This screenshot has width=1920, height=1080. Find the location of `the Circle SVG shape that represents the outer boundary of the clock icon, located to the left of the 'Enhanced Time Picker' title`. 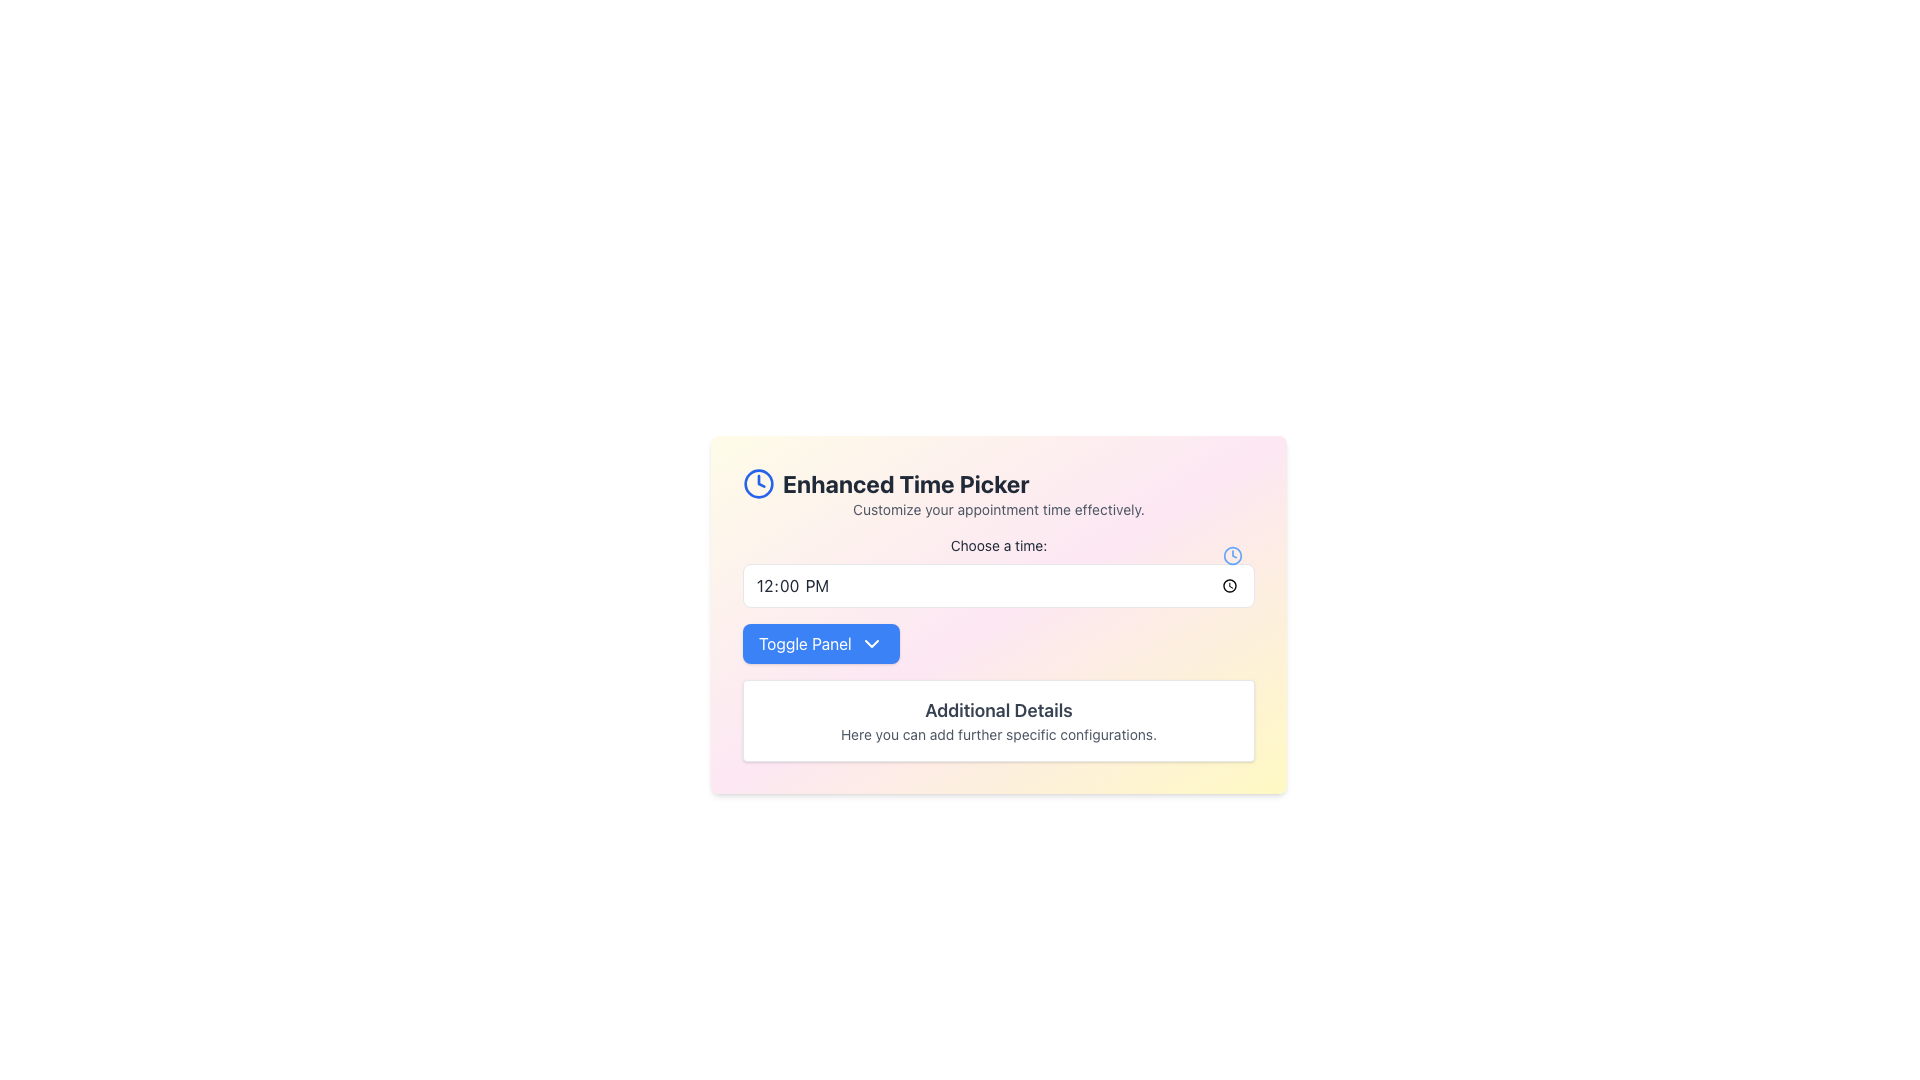

the Circle SVG shape that represents the outer boundary of the clock icon, located to the left of the 'Enhanced Time Picker' title is located at coordinates (757, 483).